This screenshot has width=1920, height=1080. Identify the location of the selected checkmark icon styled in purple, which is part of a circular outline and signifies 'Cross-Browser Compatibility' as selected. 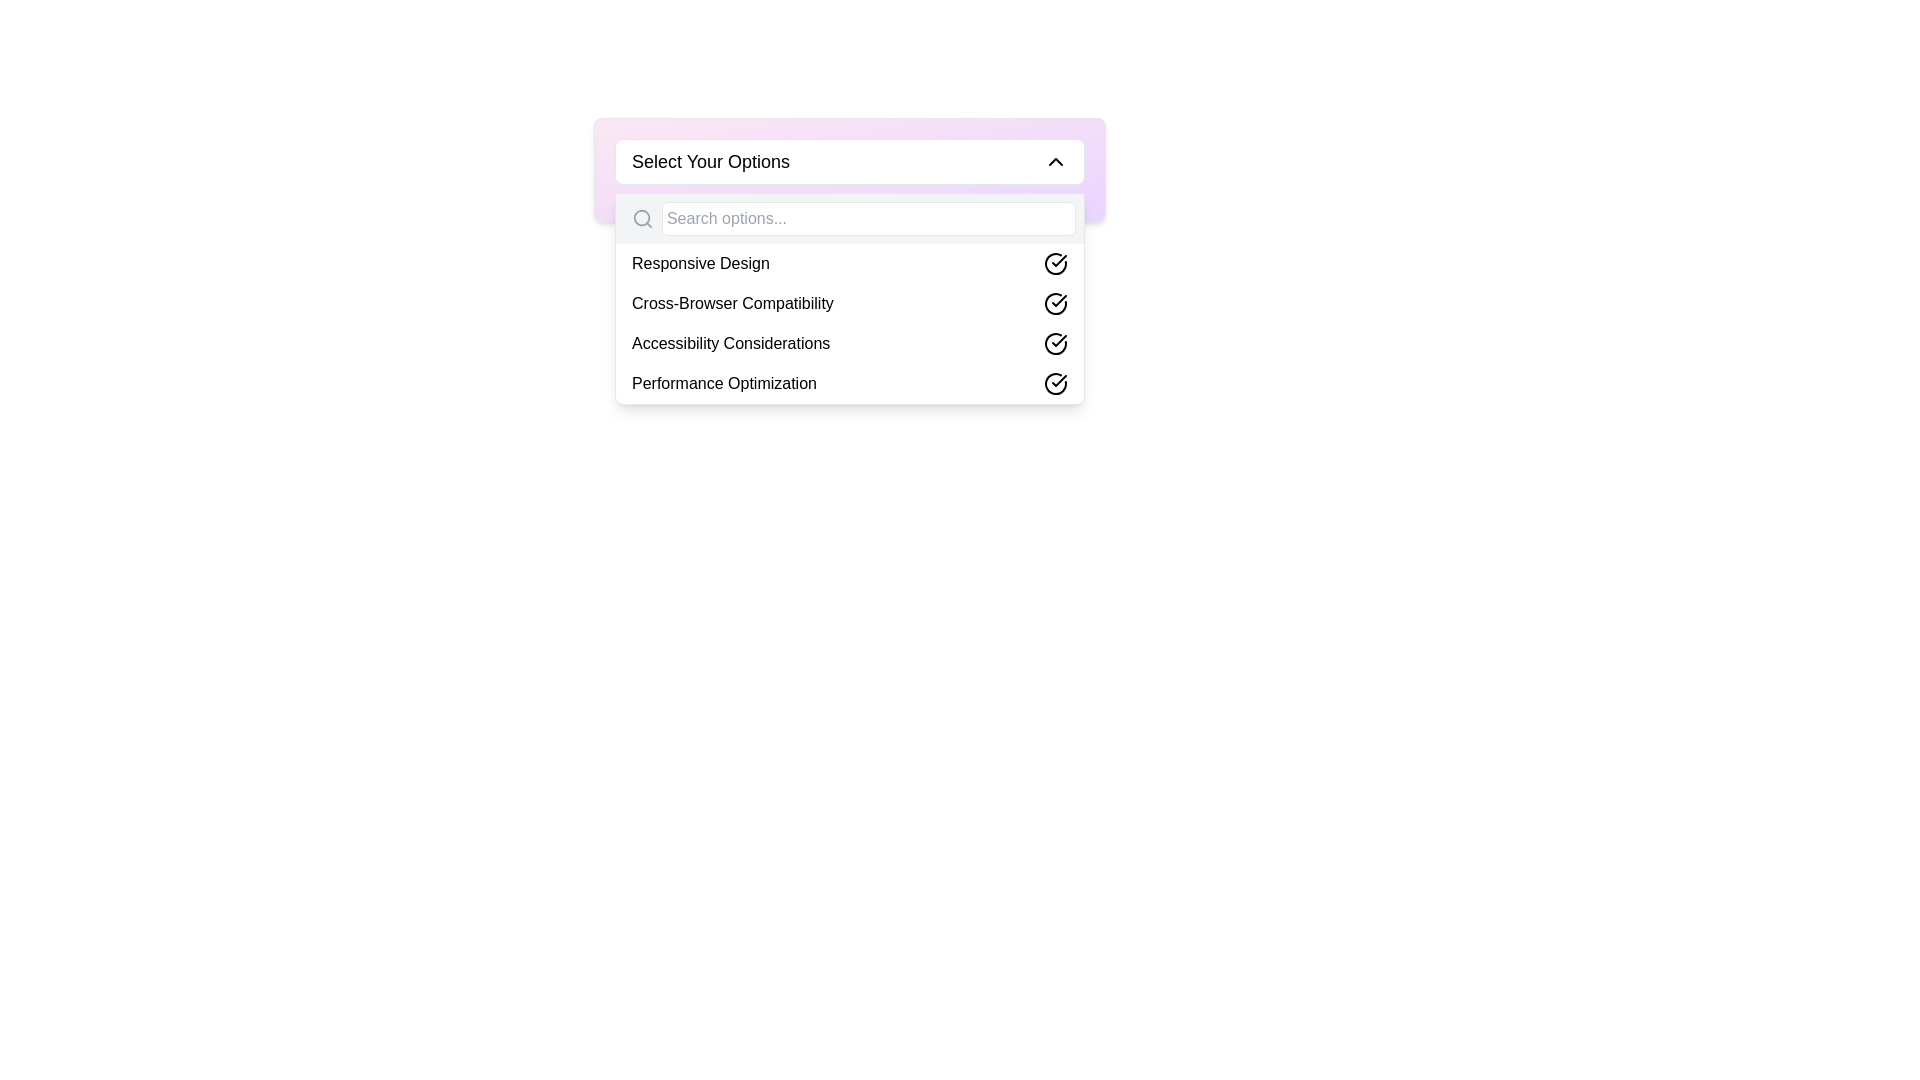
(1055, 304).